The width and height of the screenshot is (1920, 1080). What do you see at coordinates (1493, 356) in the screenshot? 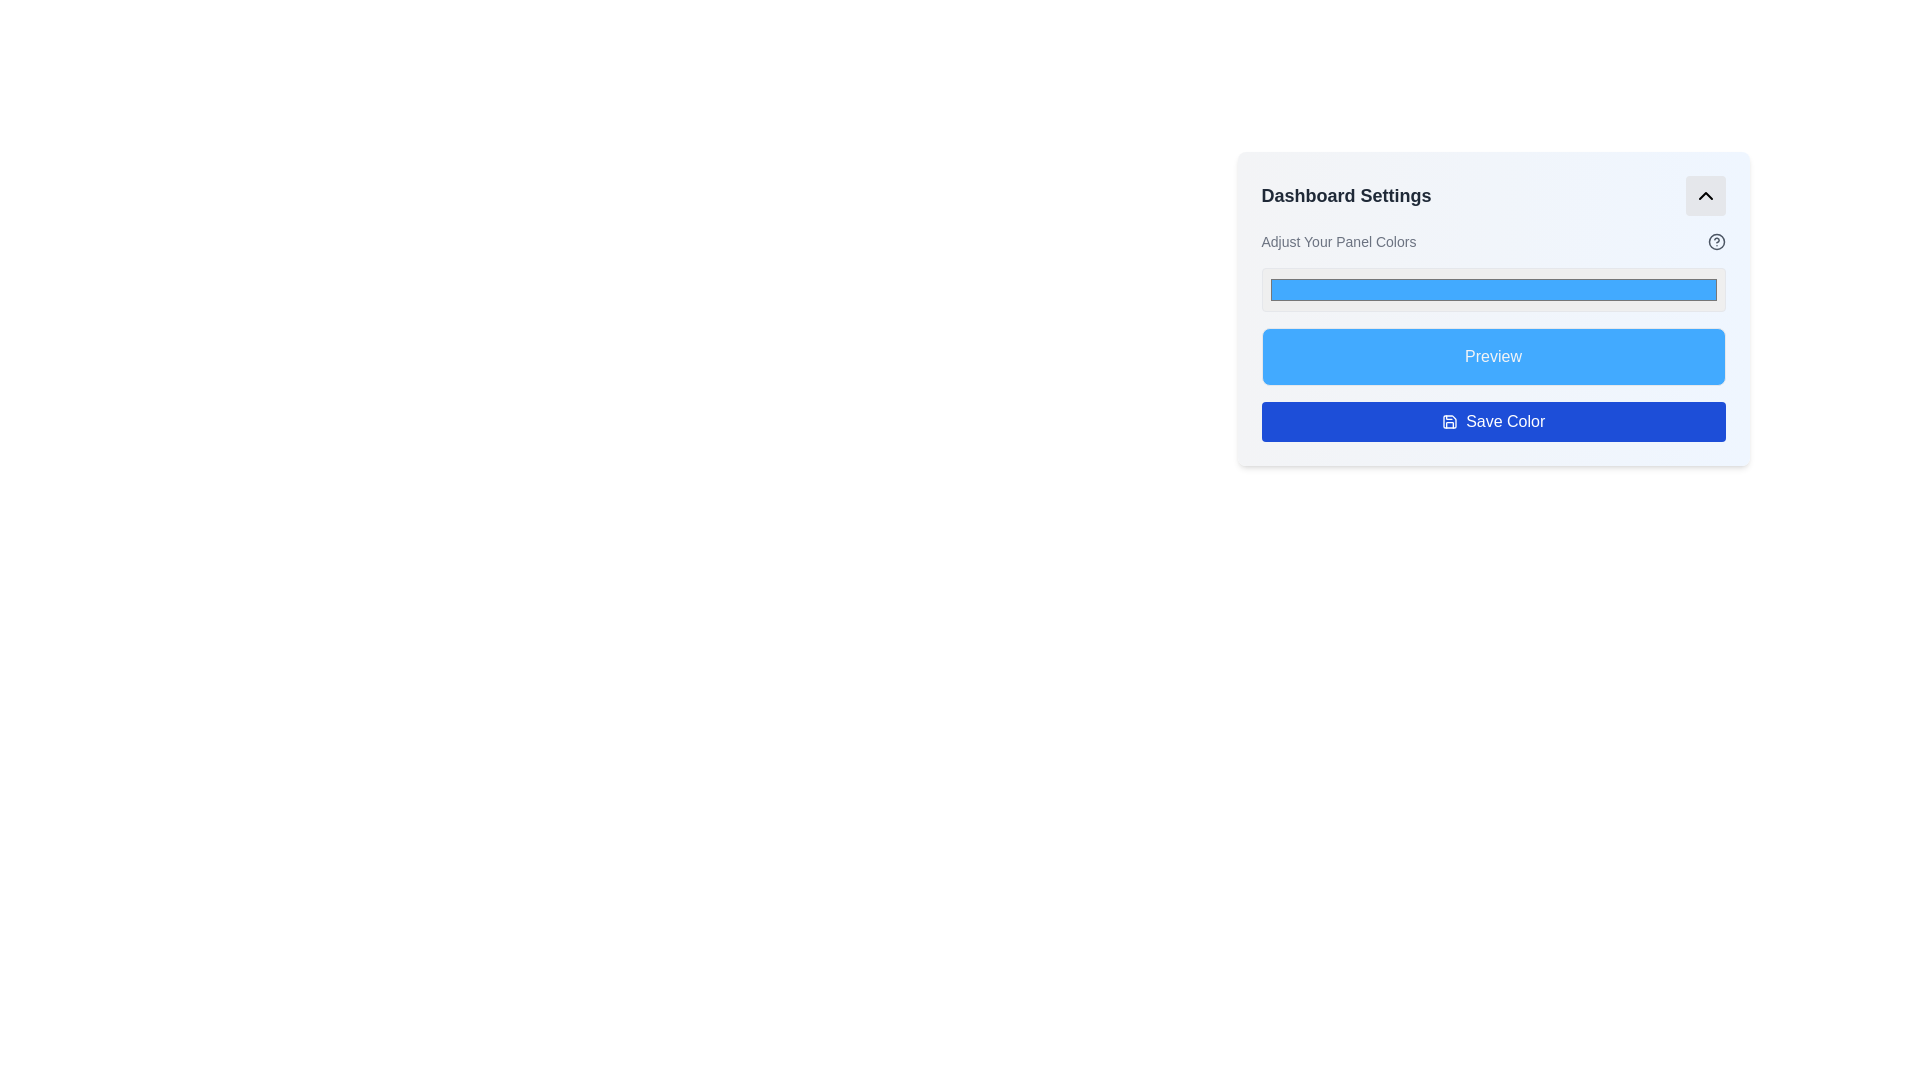
I see `the preview button located in the middle section of the 'Dashboard Settings' widget, positioned below the color picker and above the 'Save Color' button` at bounding box center [1493, 356].